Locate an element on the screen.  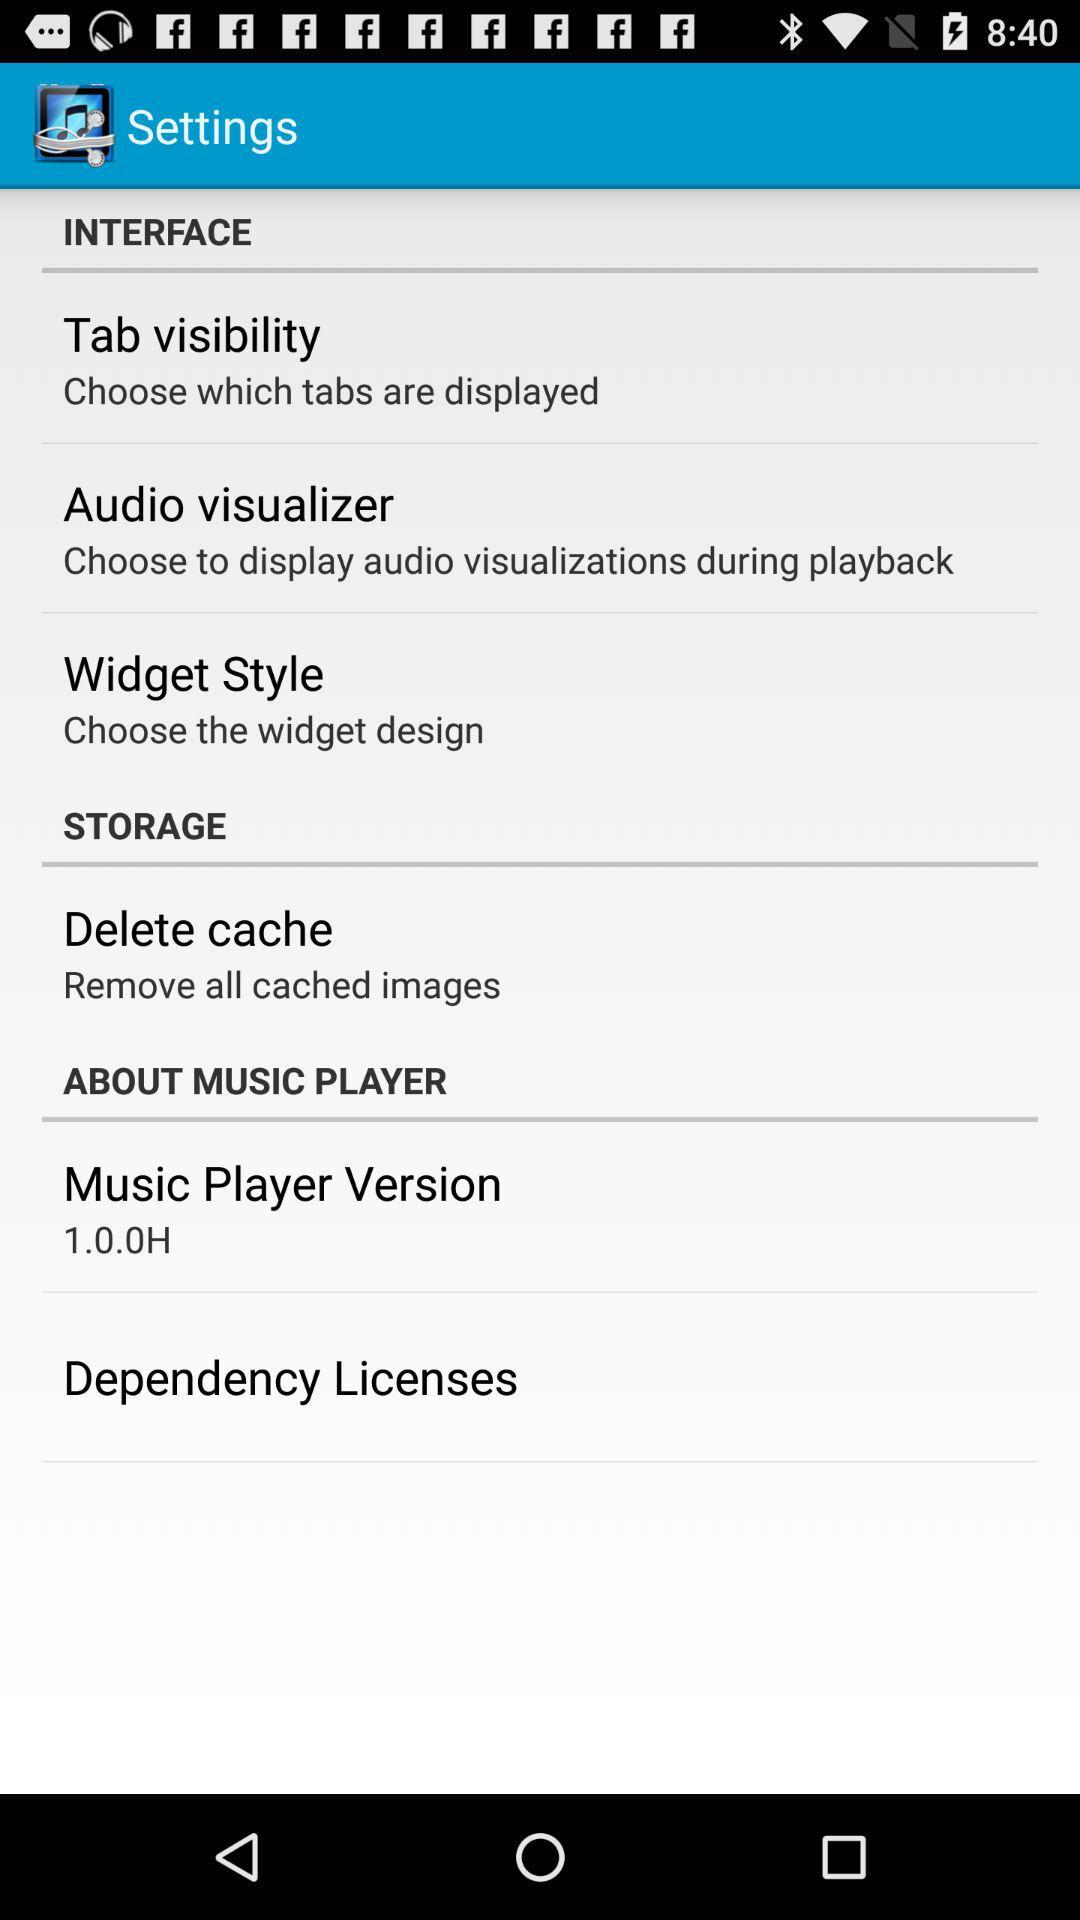
tab visibility icon is located at coordinates (192, 333).